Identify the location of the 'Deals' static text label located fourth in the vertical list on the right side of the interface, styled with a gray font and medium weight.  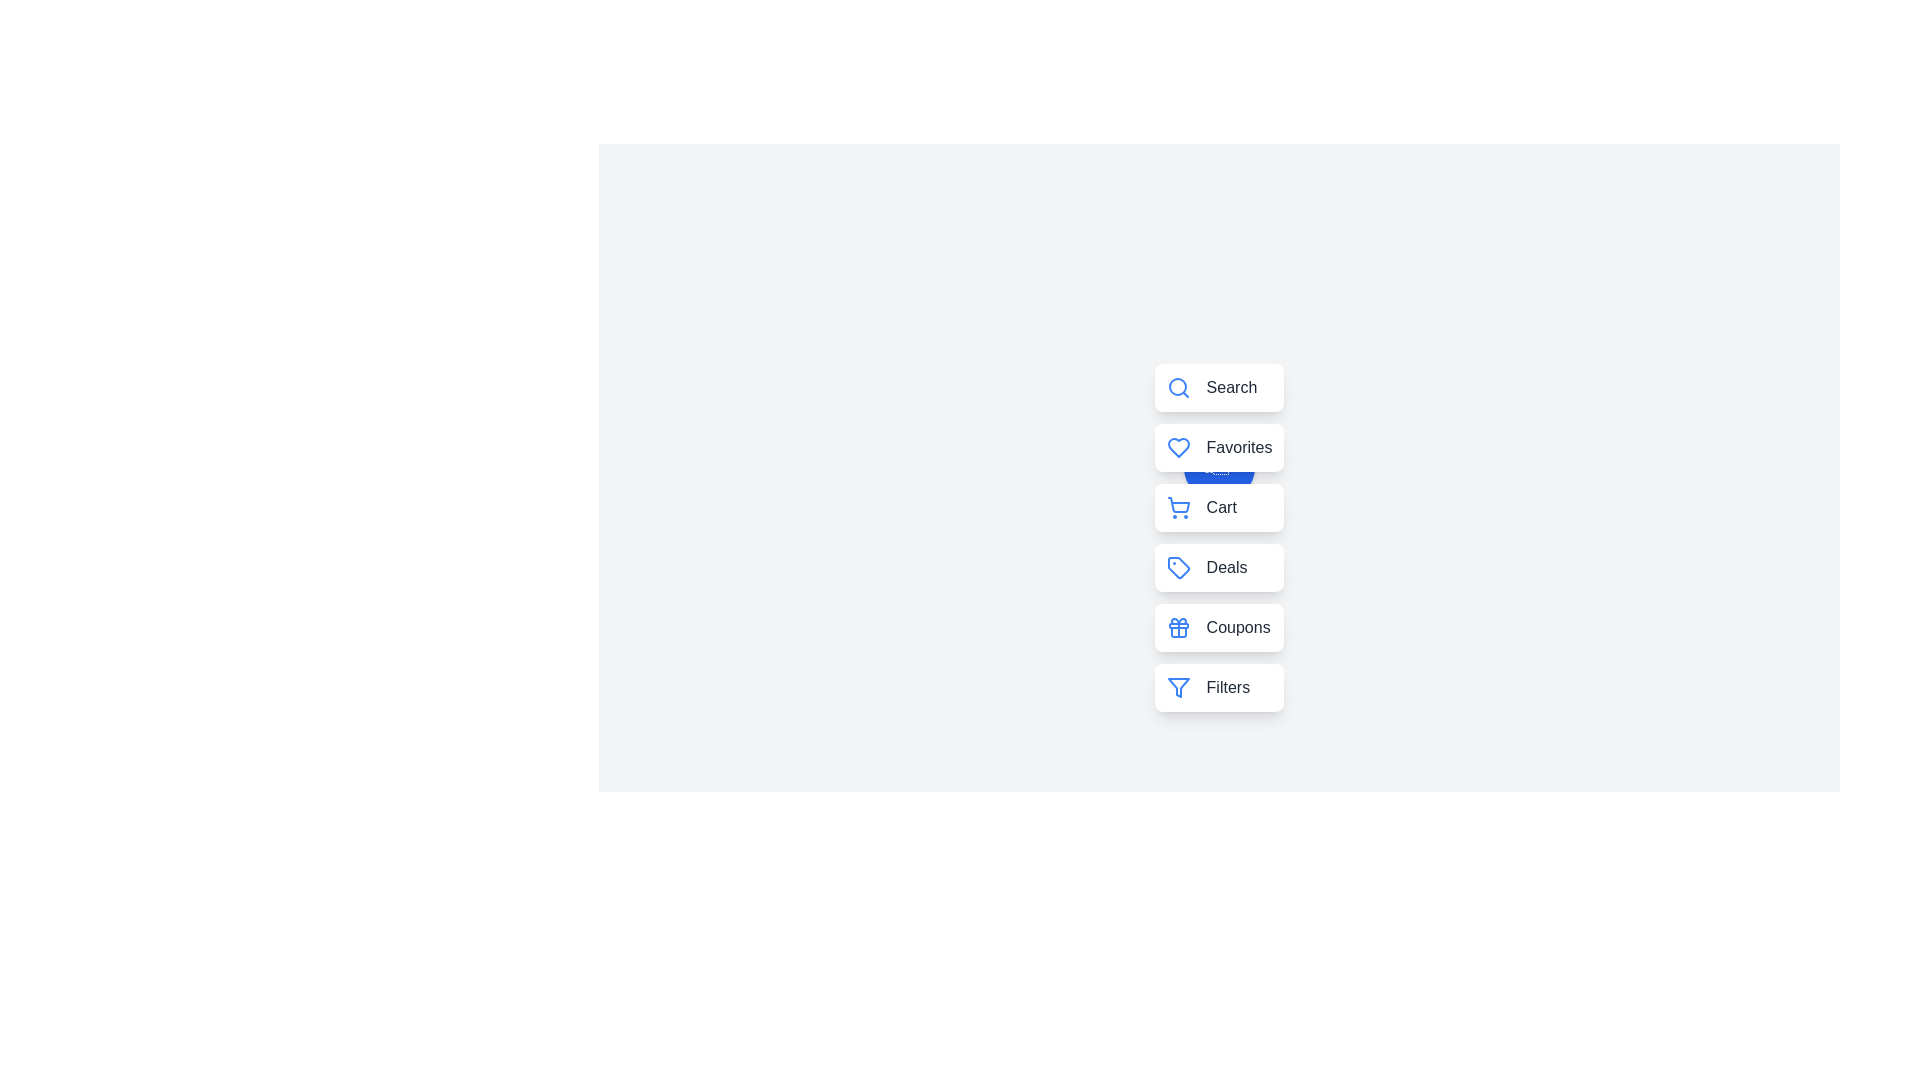
(1226, 567).